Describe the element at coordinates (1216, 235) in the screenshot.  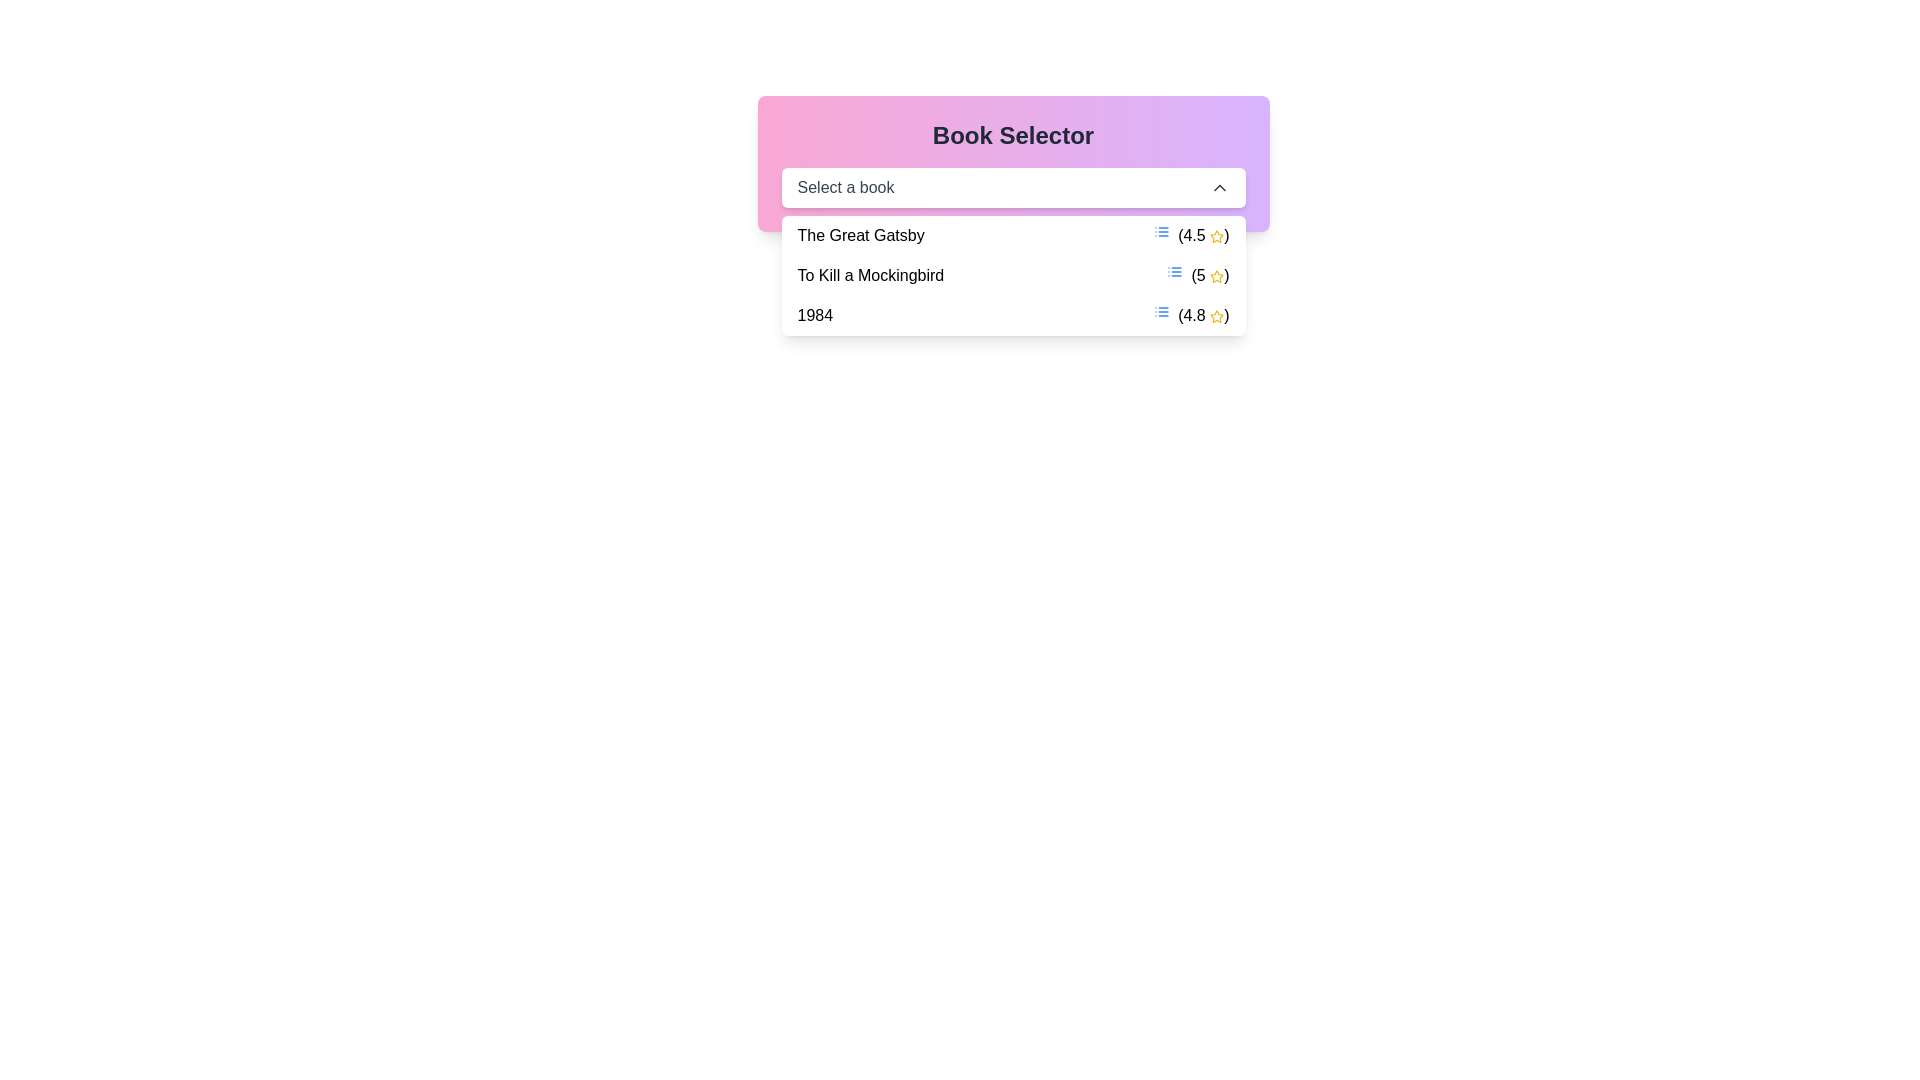
I see `the small yellow star icon located to the right of the rating text '(4.5)' near 'The Great Gatsby' in the Book Selector dropdown` at that location.